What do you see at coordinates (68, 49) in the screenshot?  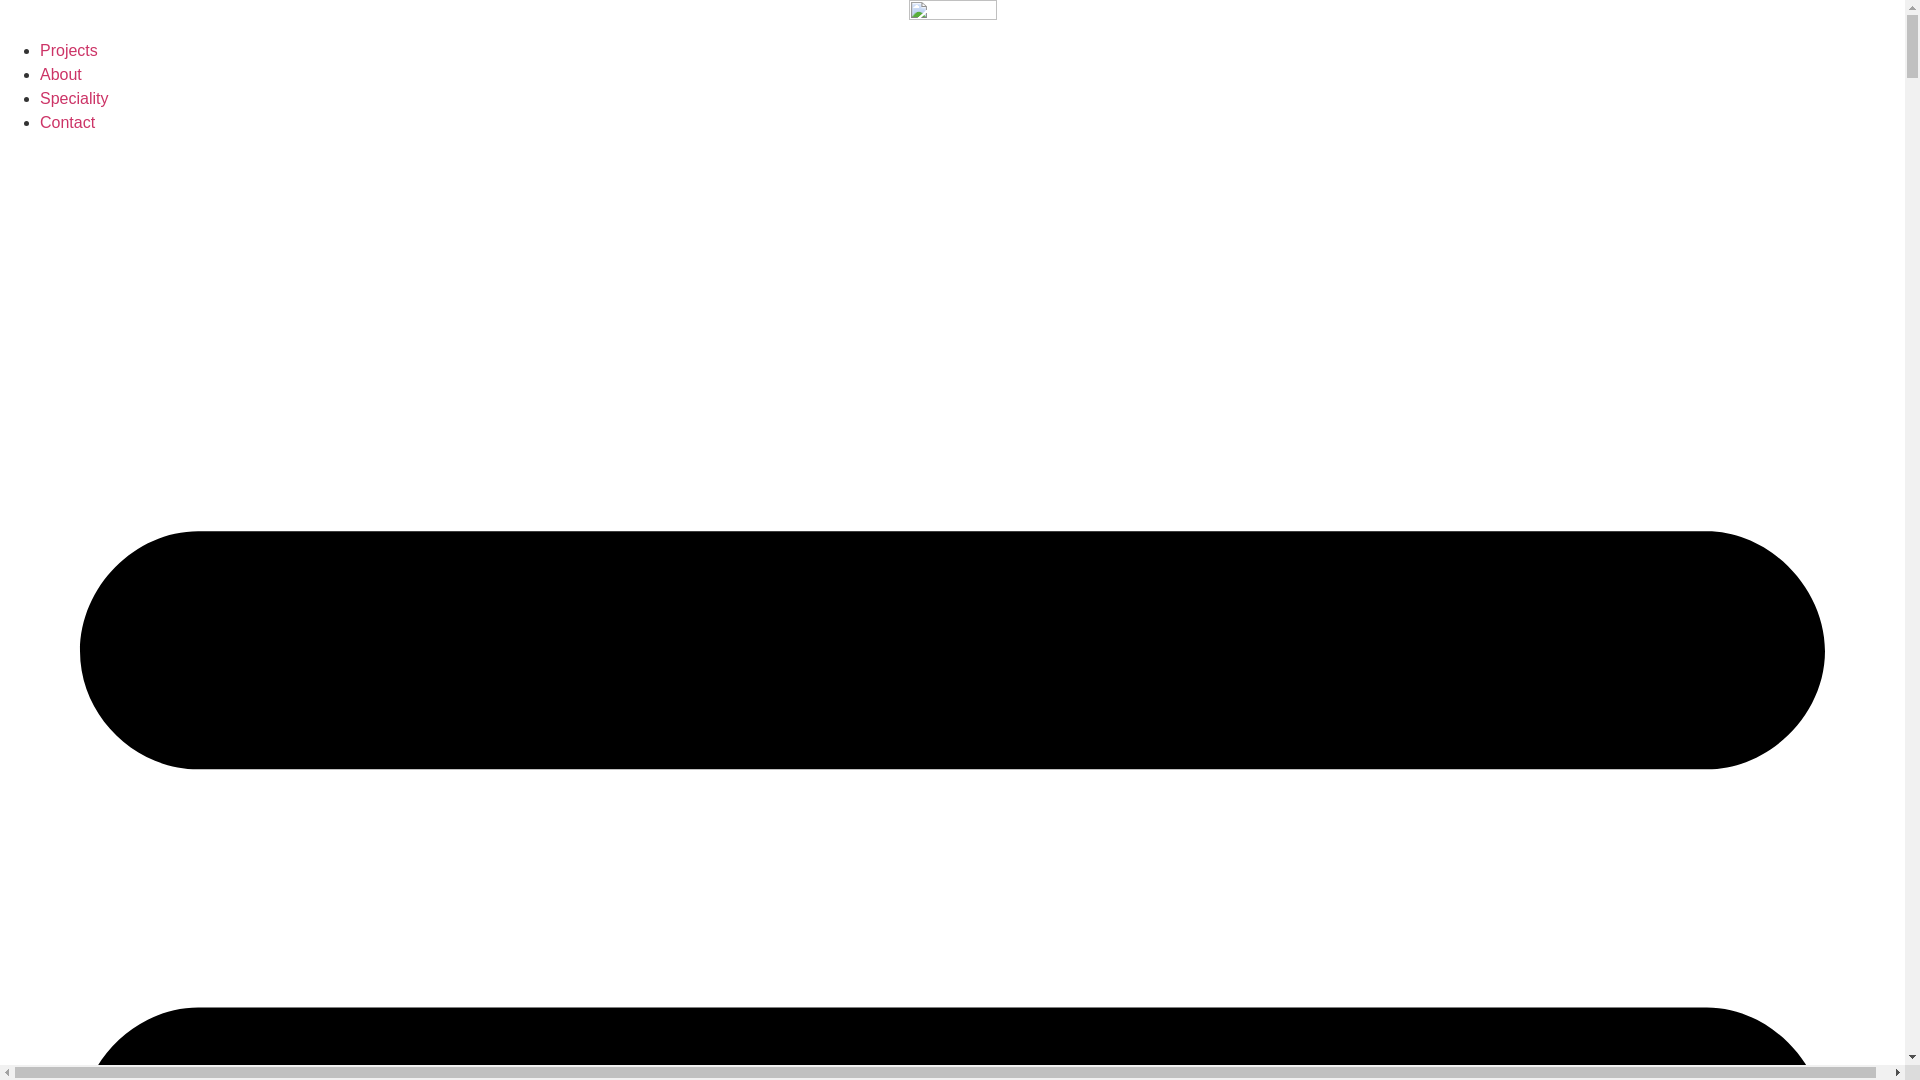 I see `'Projects'` at bounding box center [68, 49].